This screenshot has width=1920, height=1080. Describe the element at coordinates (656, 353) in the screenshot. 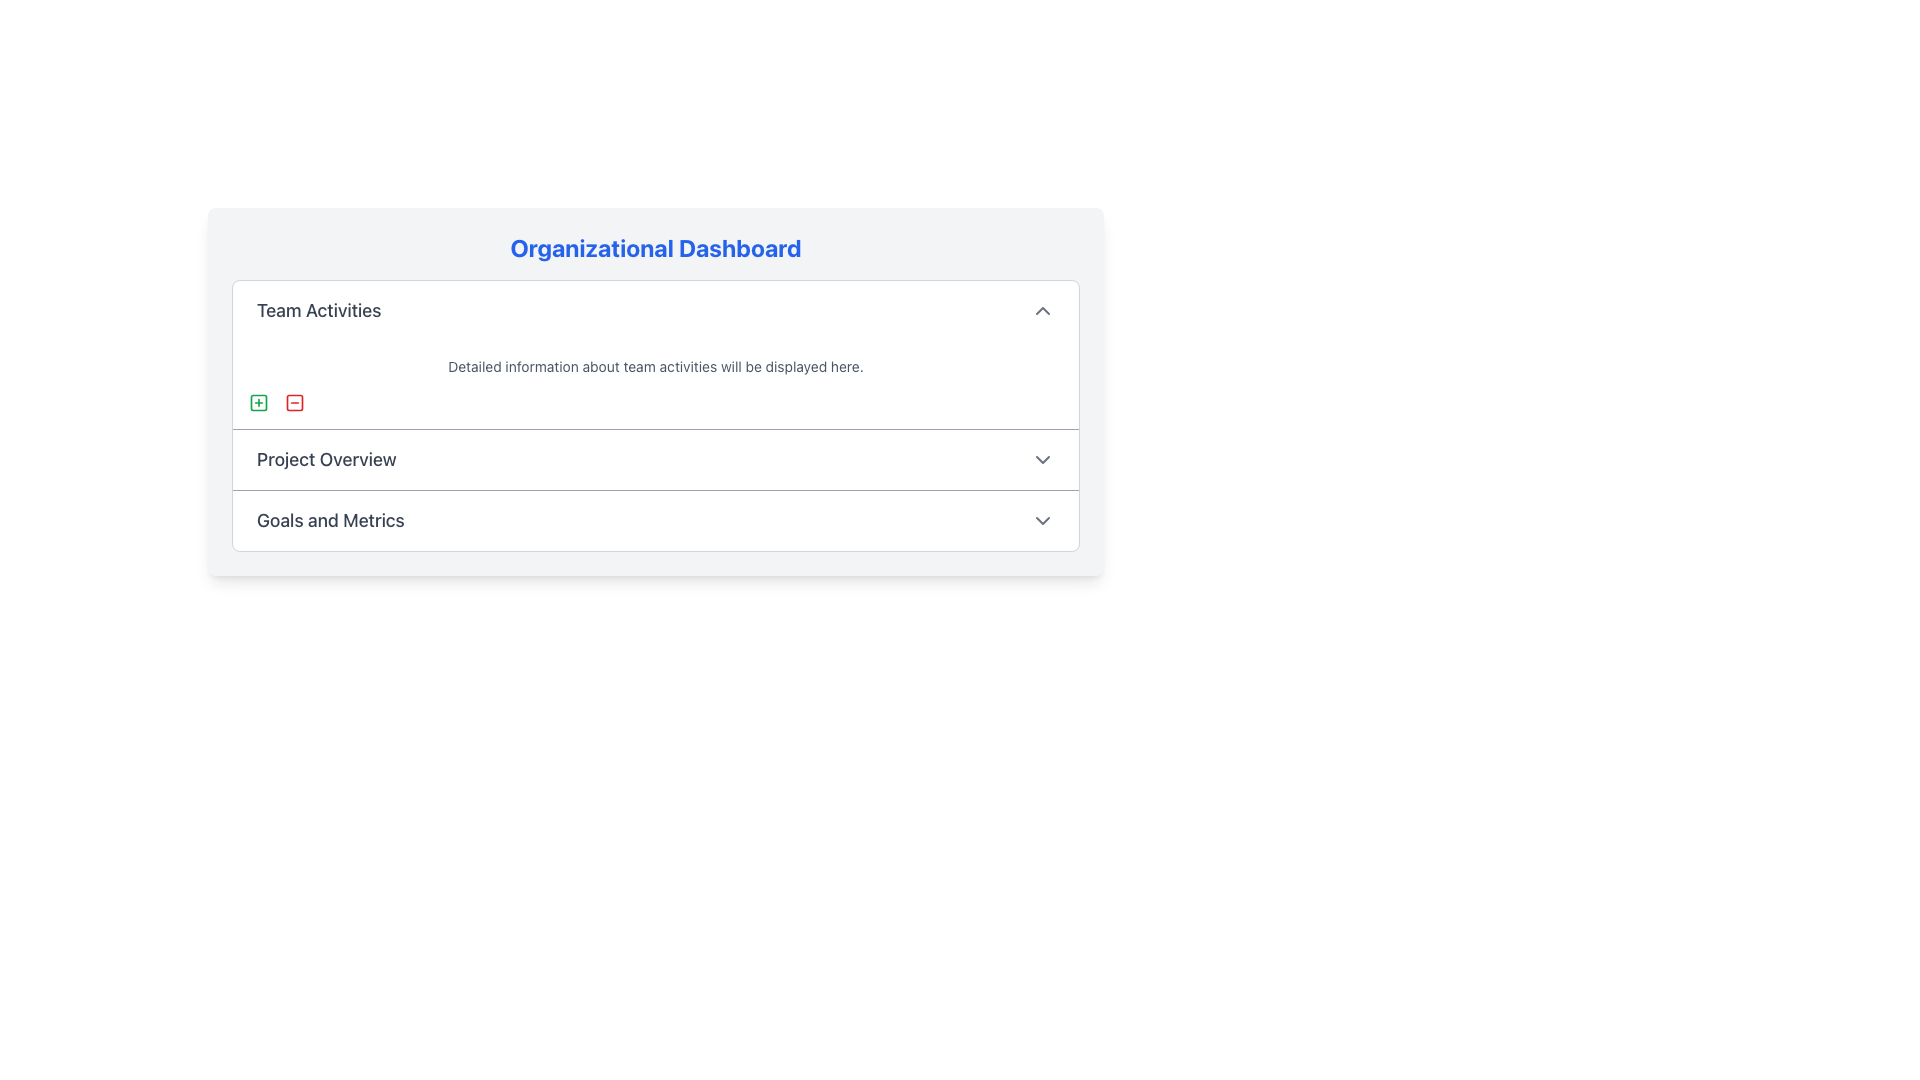

I see `descriptive text within the 'Team Activities' section, which provides detailed information about team activities` at that location.